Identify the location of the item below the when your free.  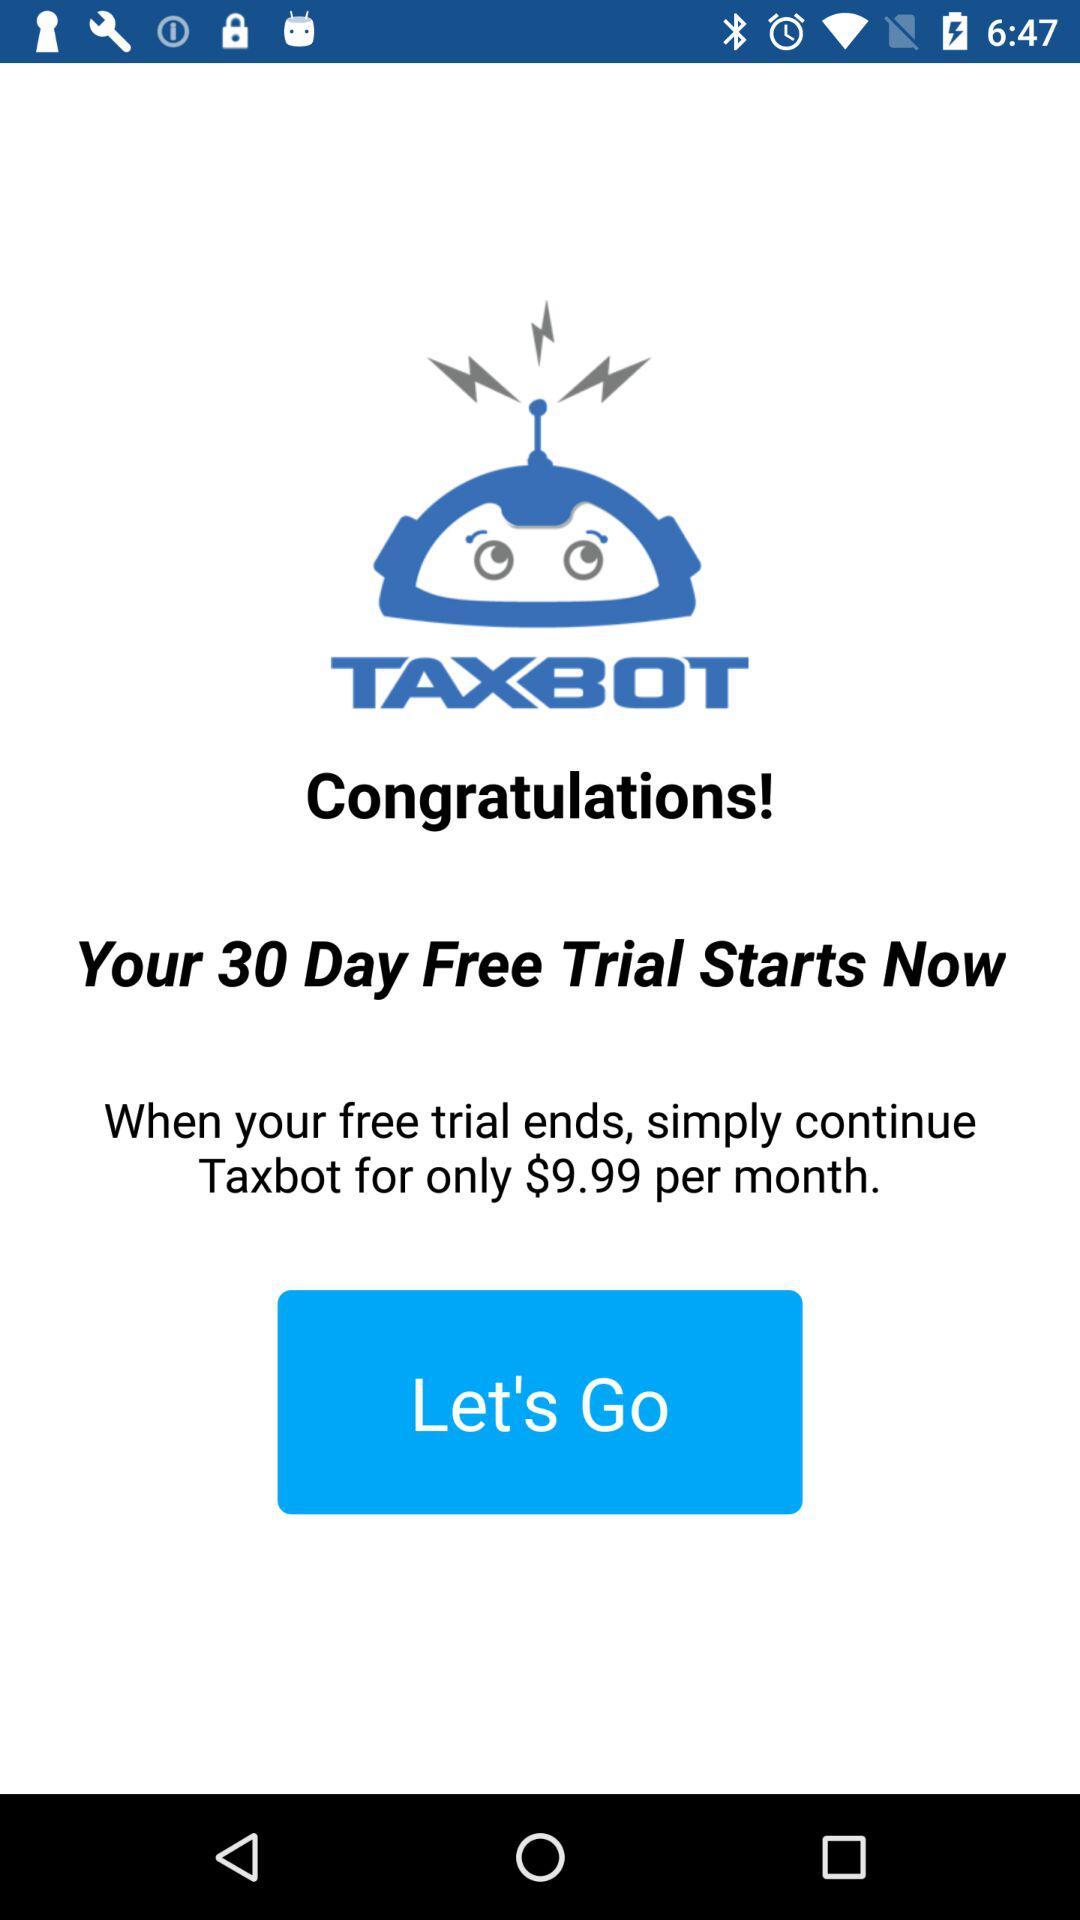
(540, 1401).